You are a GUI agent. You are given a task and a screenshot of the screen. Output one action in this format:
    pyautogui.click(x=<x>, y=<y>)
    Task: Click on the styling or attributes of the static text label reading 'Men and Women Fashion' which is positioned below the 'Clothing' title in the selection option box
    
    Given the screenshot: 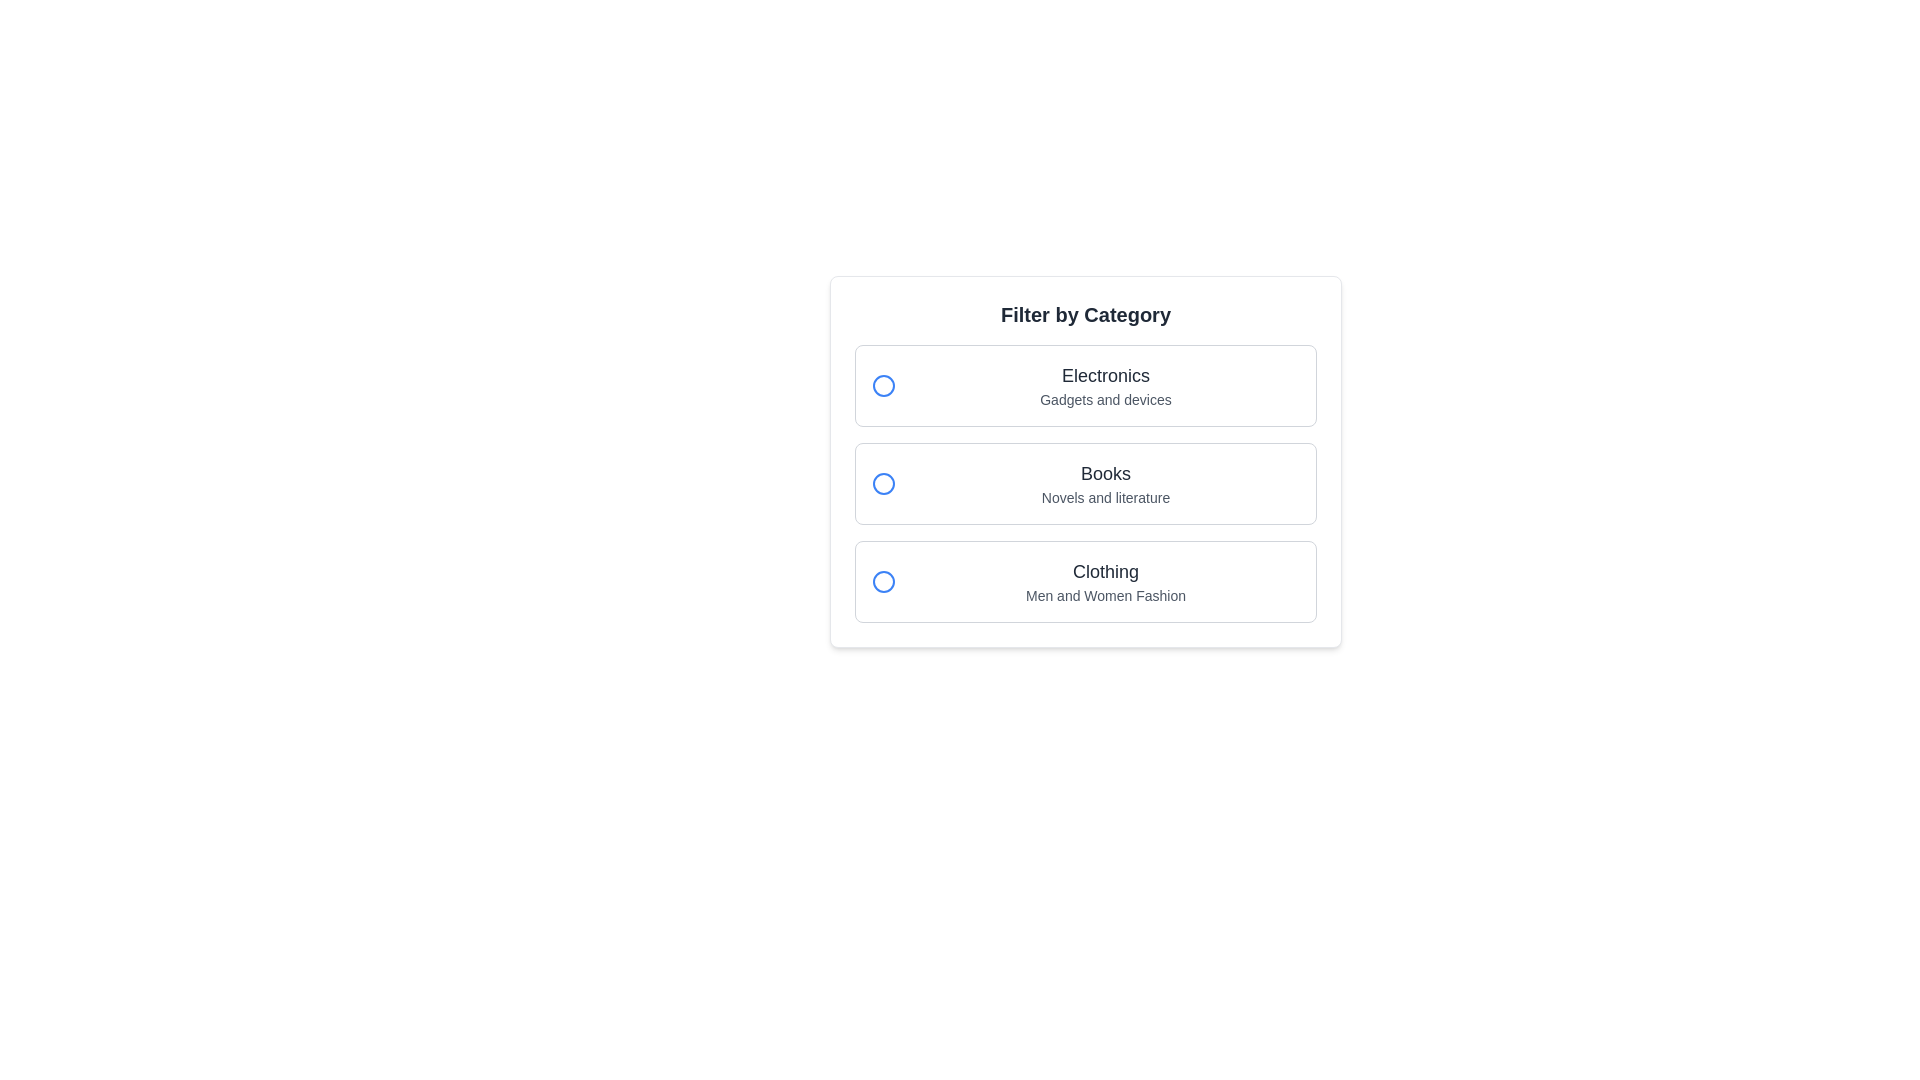 What is the action you would take?
    pyautogui.click(x=1104, y=595)
    